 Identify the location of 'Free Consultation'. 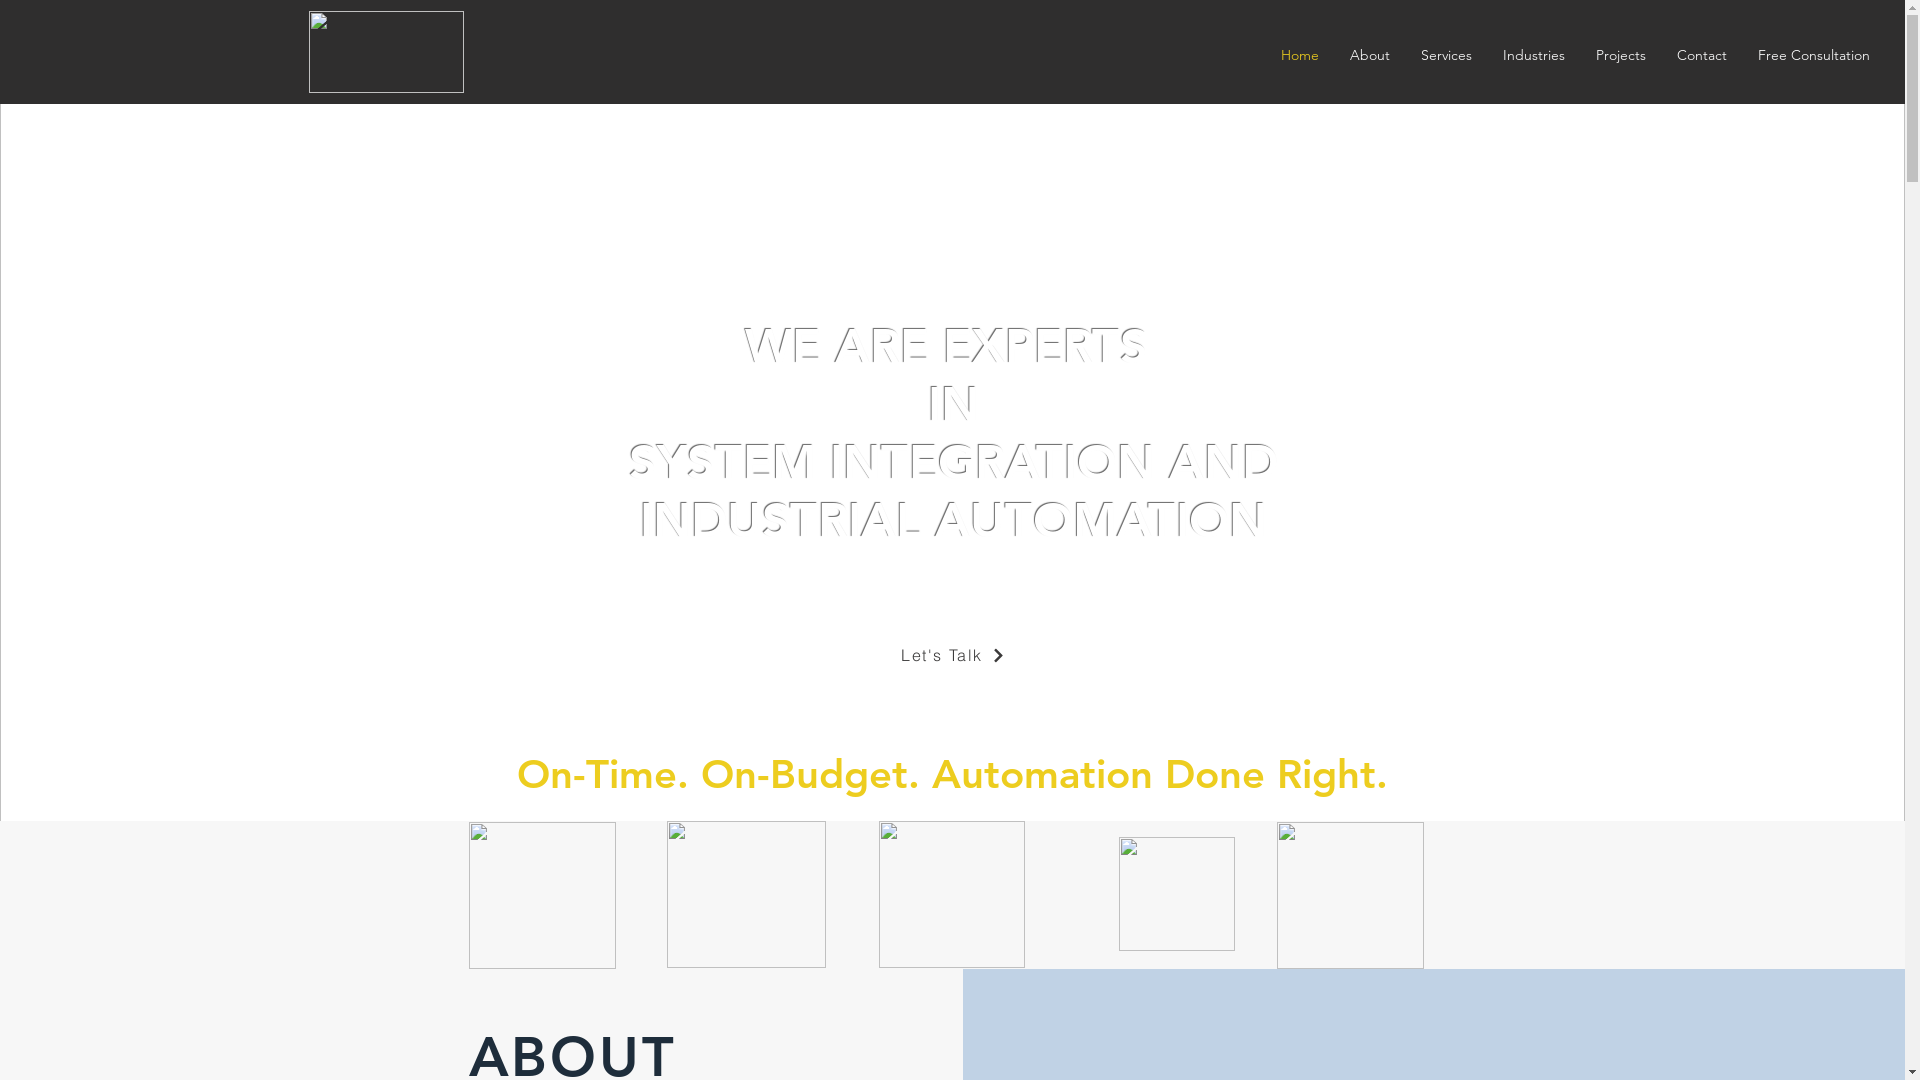
(1741, 54).